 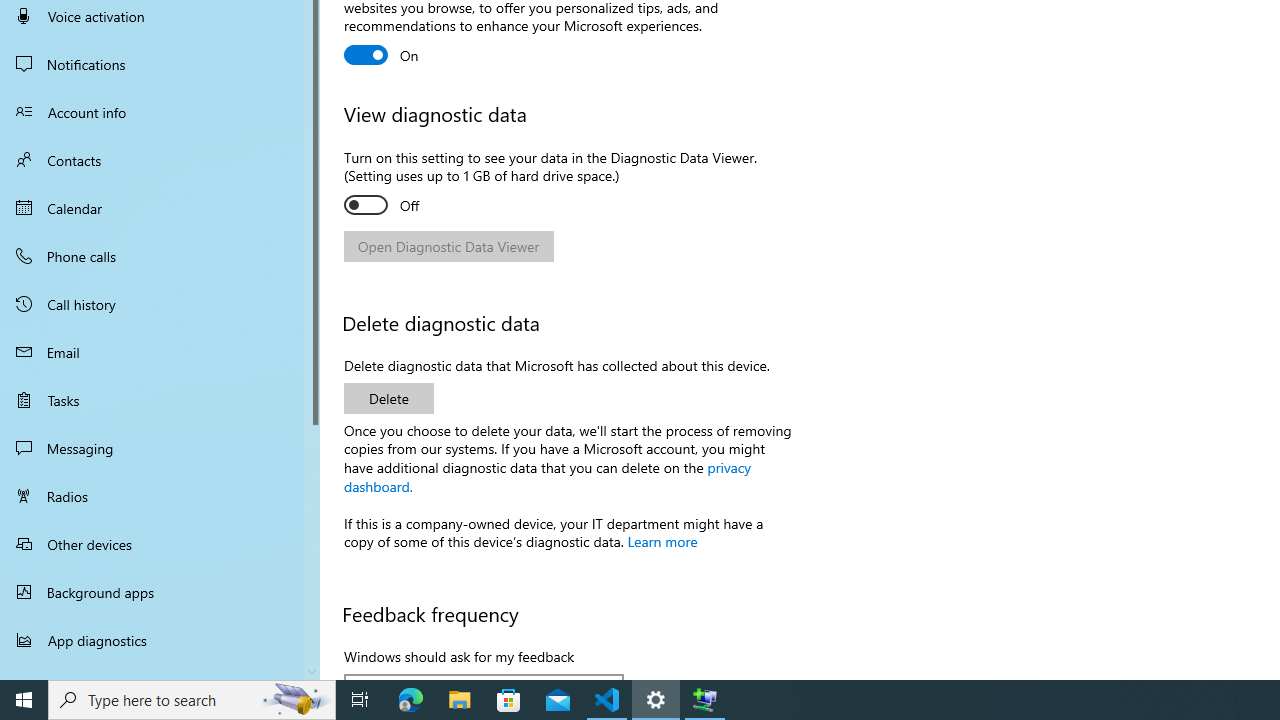 What do you see at coordinates (484, 675) in the screenshot?
I see `'Windows should ask for my feedback'` at bounding box center [484, 675].